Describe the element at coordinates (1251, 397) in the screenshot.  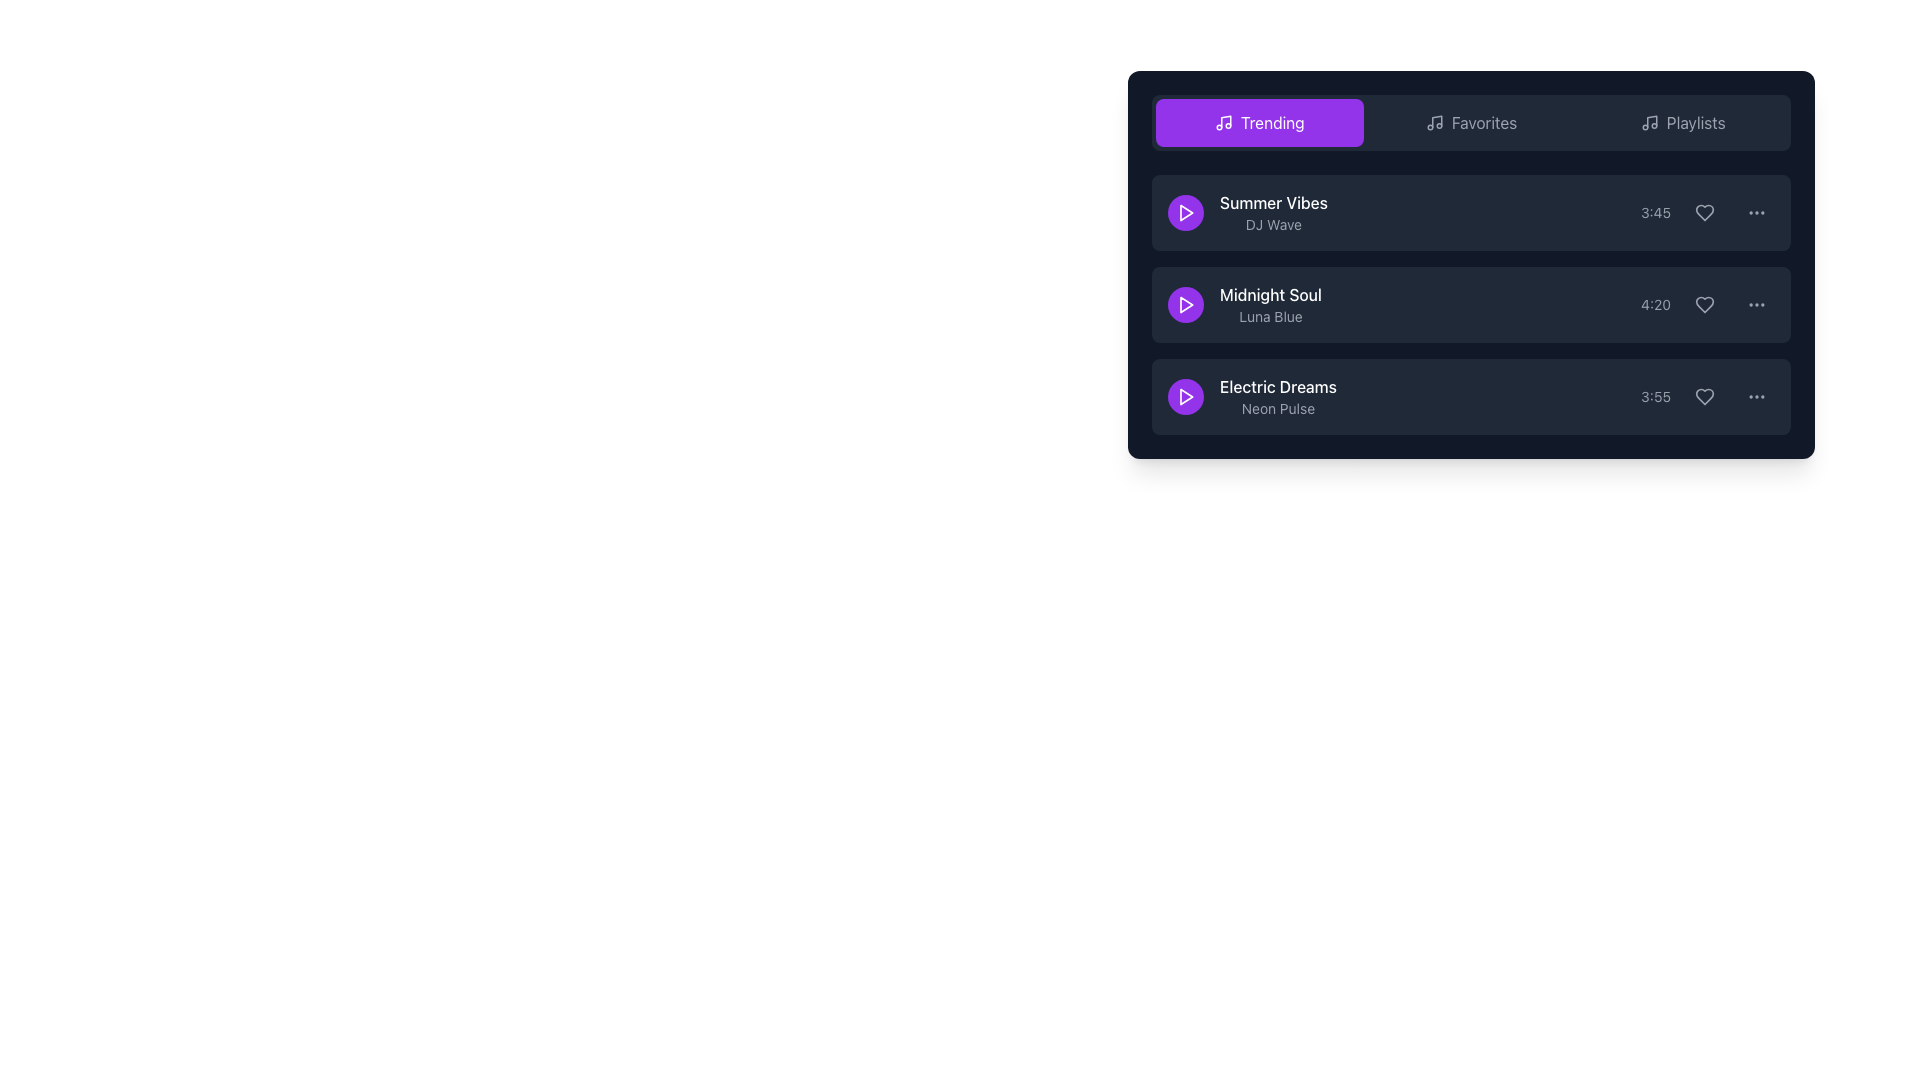
I see `the textual area of the list item component displaying the song title 'Electric Dreams'` at that location.